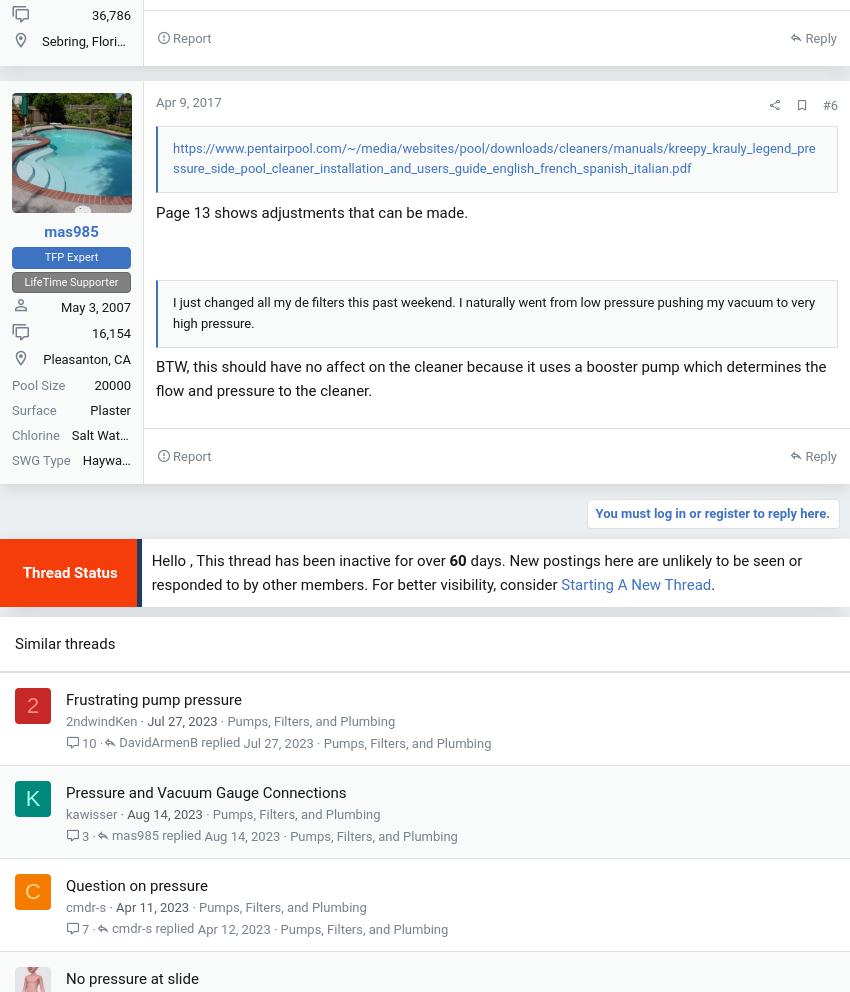 The width and height of the screenshot is (850, 992). What do you see at coordinates (152, 907) in the screenshot?
I see `'Apr 11, 2023'` at bounding box center [152, 907].